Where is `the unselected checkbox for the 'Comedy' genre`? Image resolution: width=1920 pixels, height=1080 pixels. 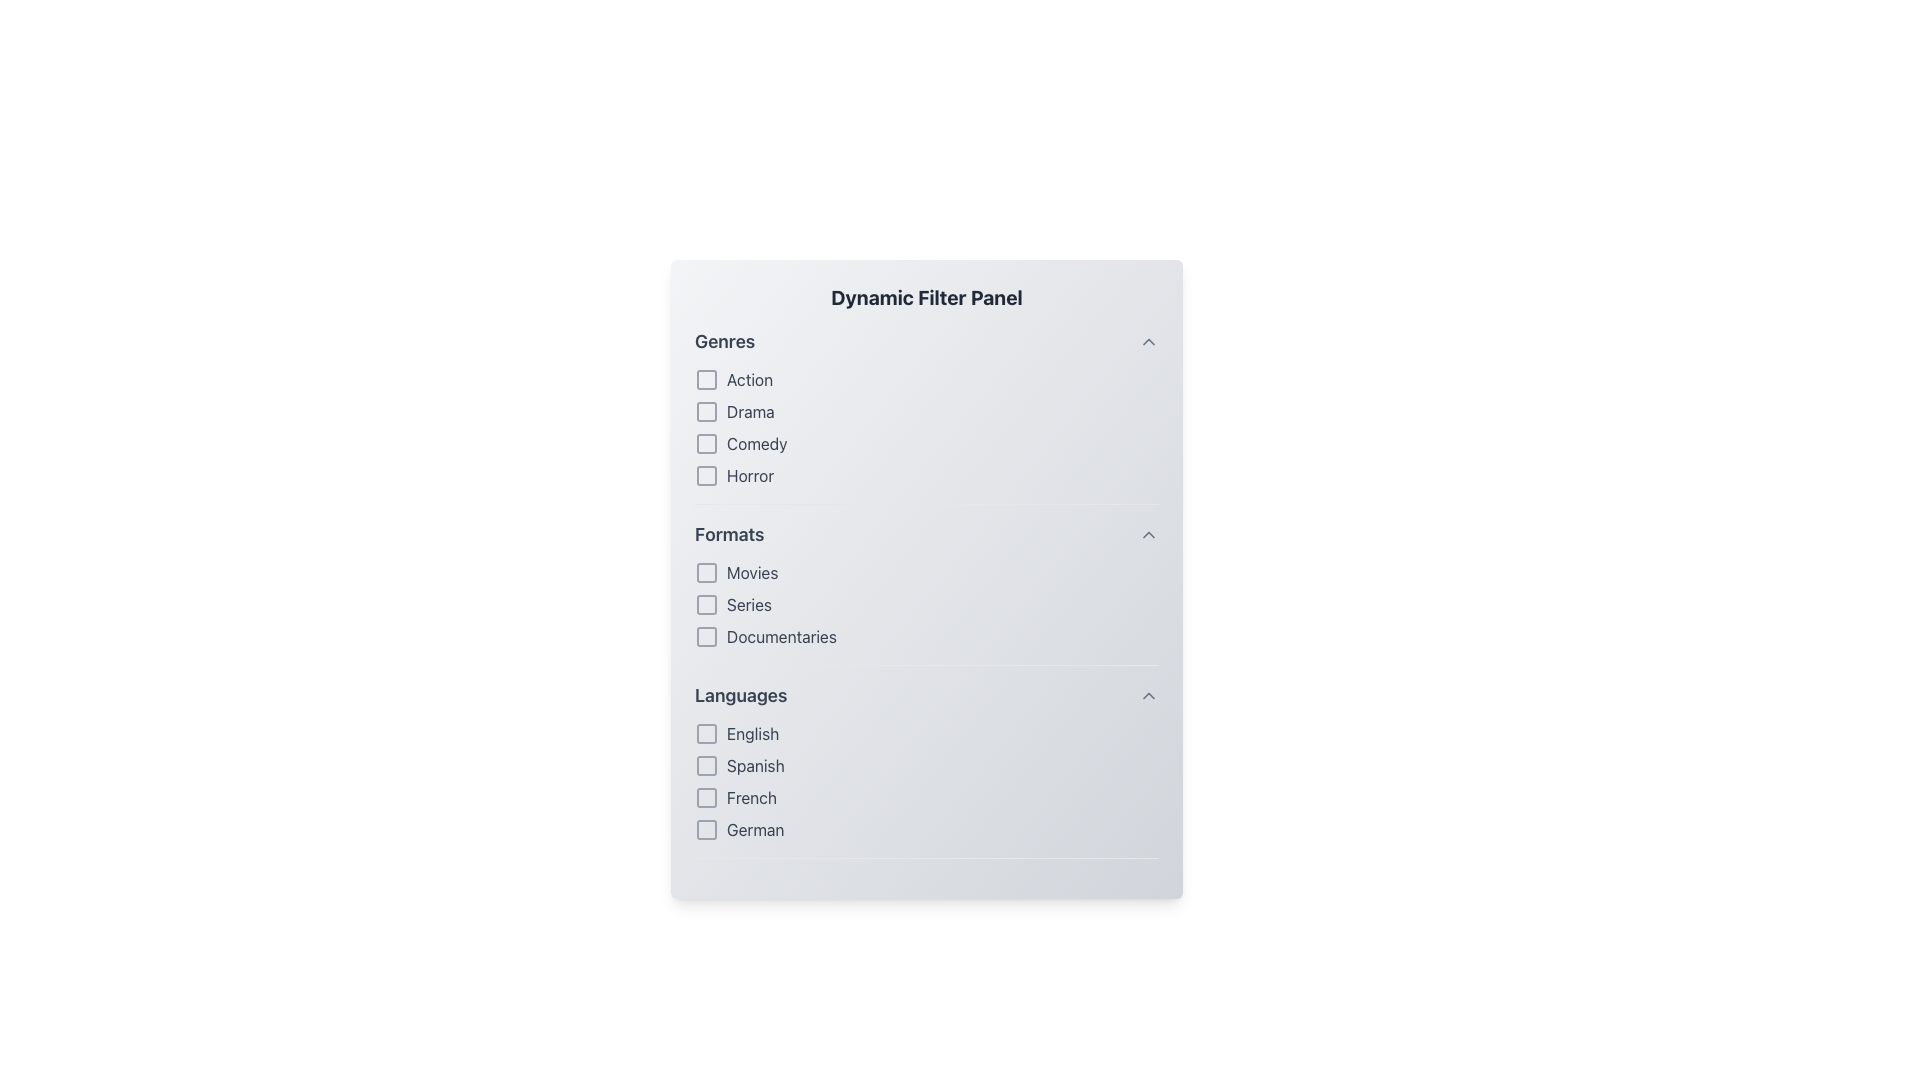
the unselected checkbox for the 'Comedy' genre is located at coordinates (706, 442).